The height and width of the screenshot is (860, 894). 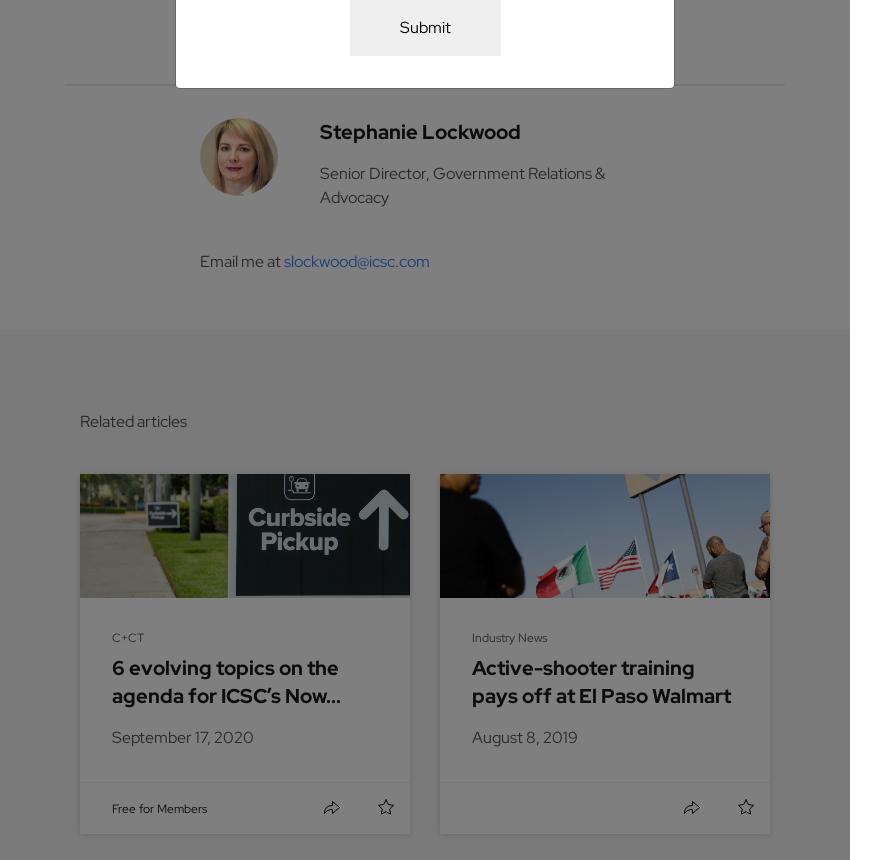 I want to click on 'Free for Members', so click(x=159, y=806).